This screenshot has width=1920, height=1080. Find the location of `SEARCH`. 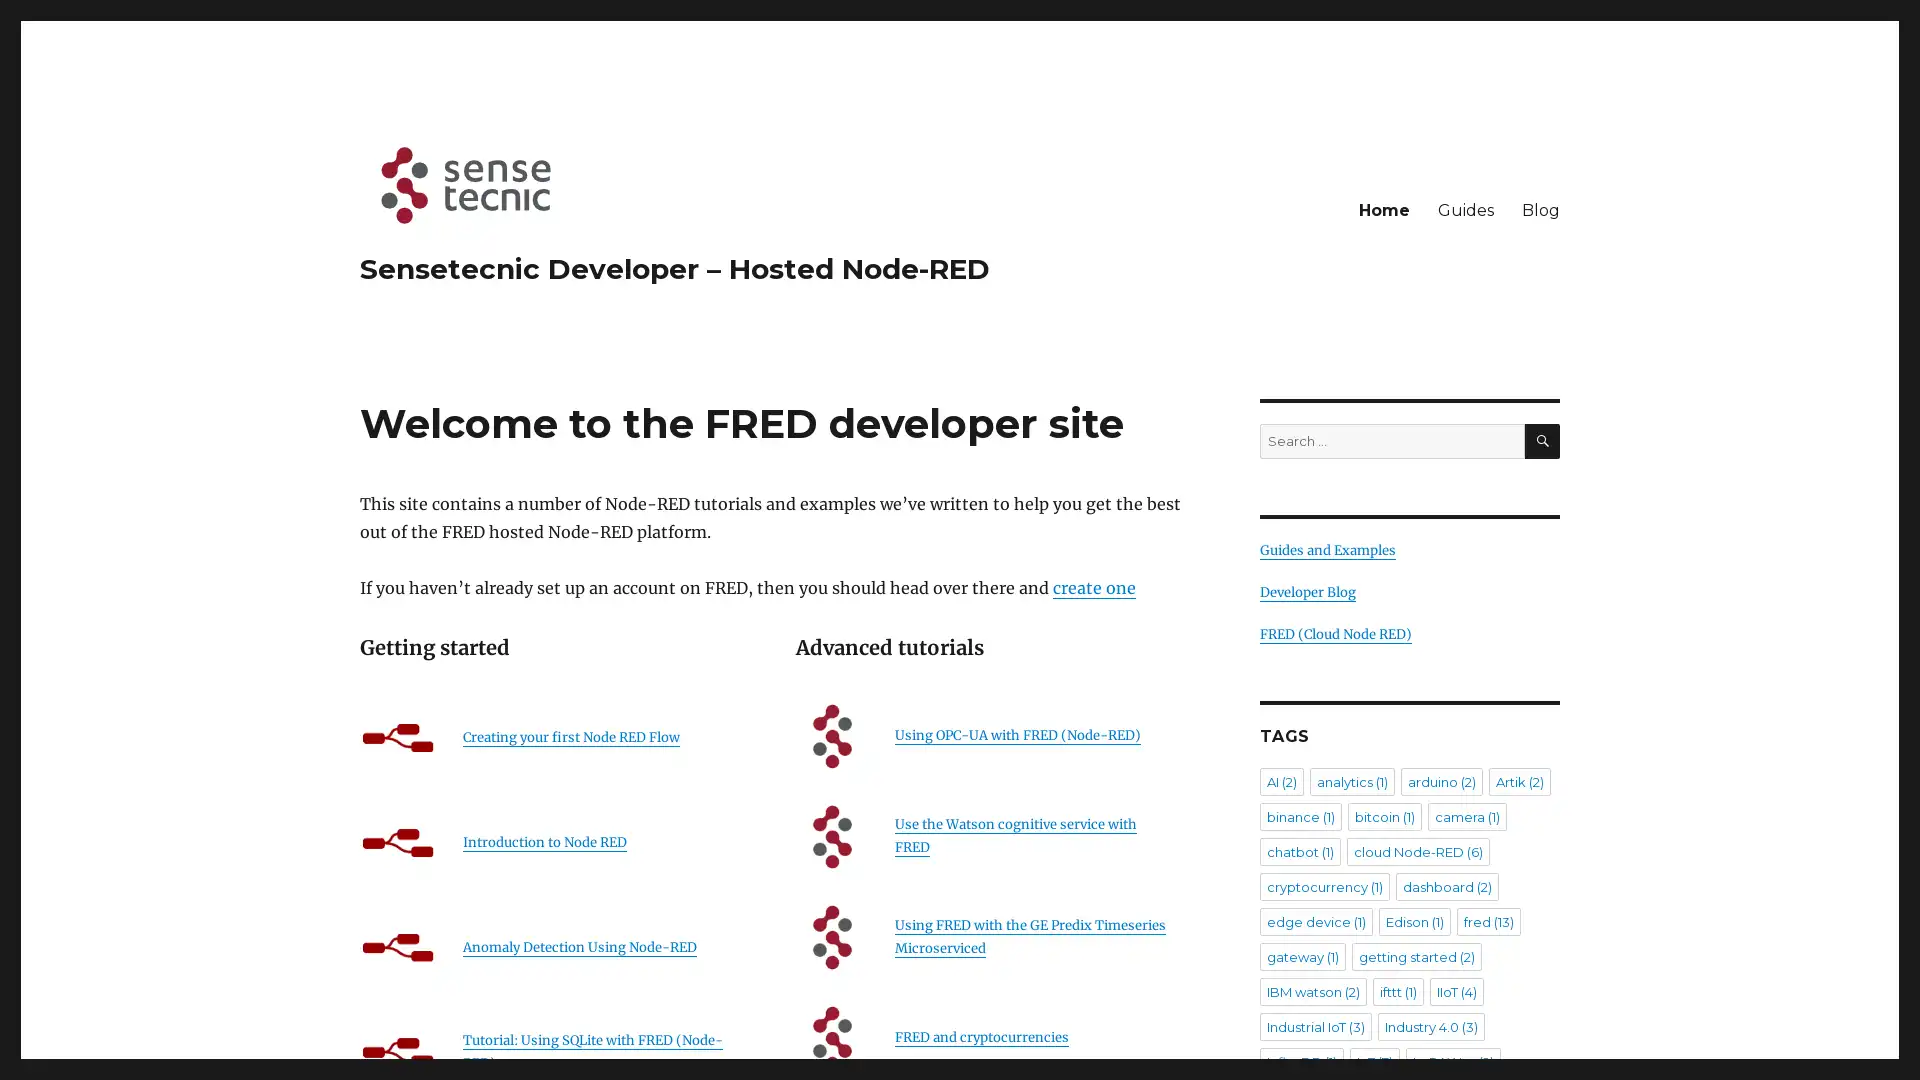

SEARCH is located at coordinates (1541, 440).